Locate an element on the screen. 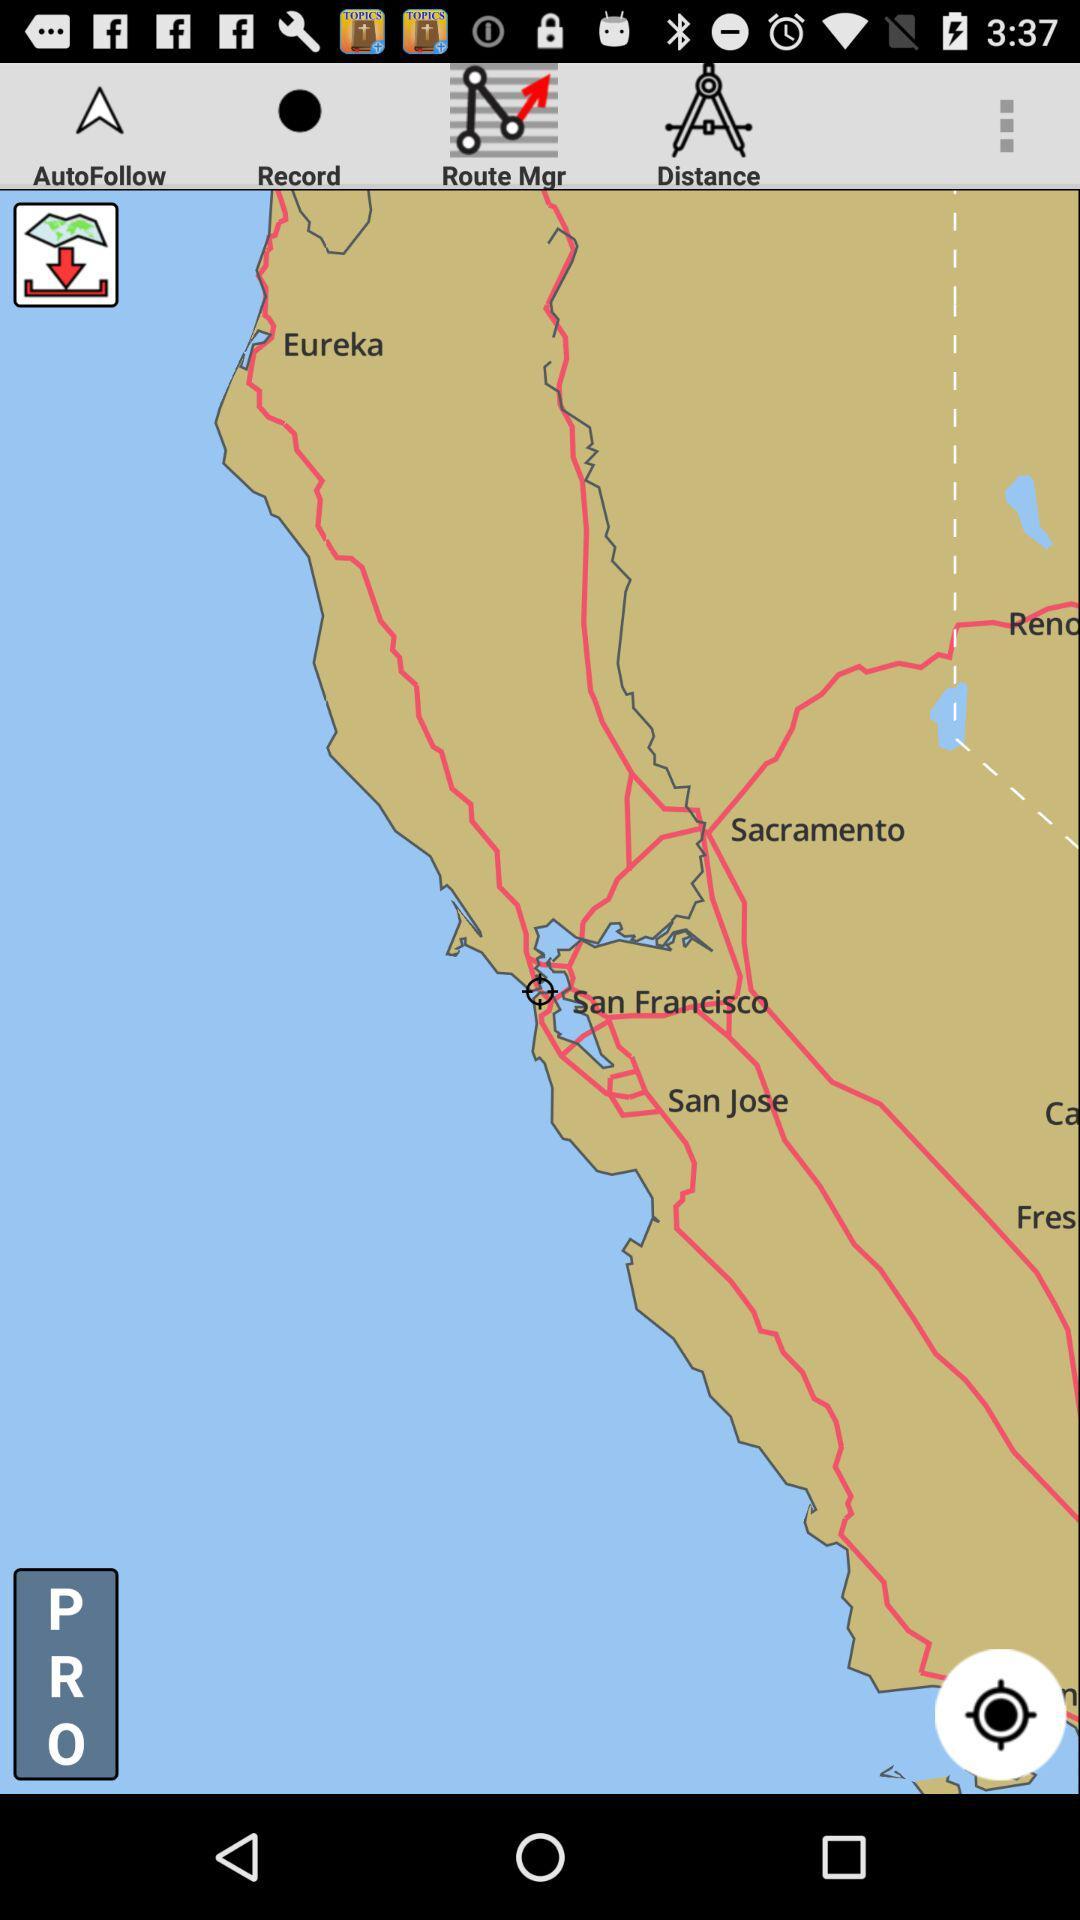 The height and width of the screenshot is (1920, 1080). go down is located at coordinates (64, 253).